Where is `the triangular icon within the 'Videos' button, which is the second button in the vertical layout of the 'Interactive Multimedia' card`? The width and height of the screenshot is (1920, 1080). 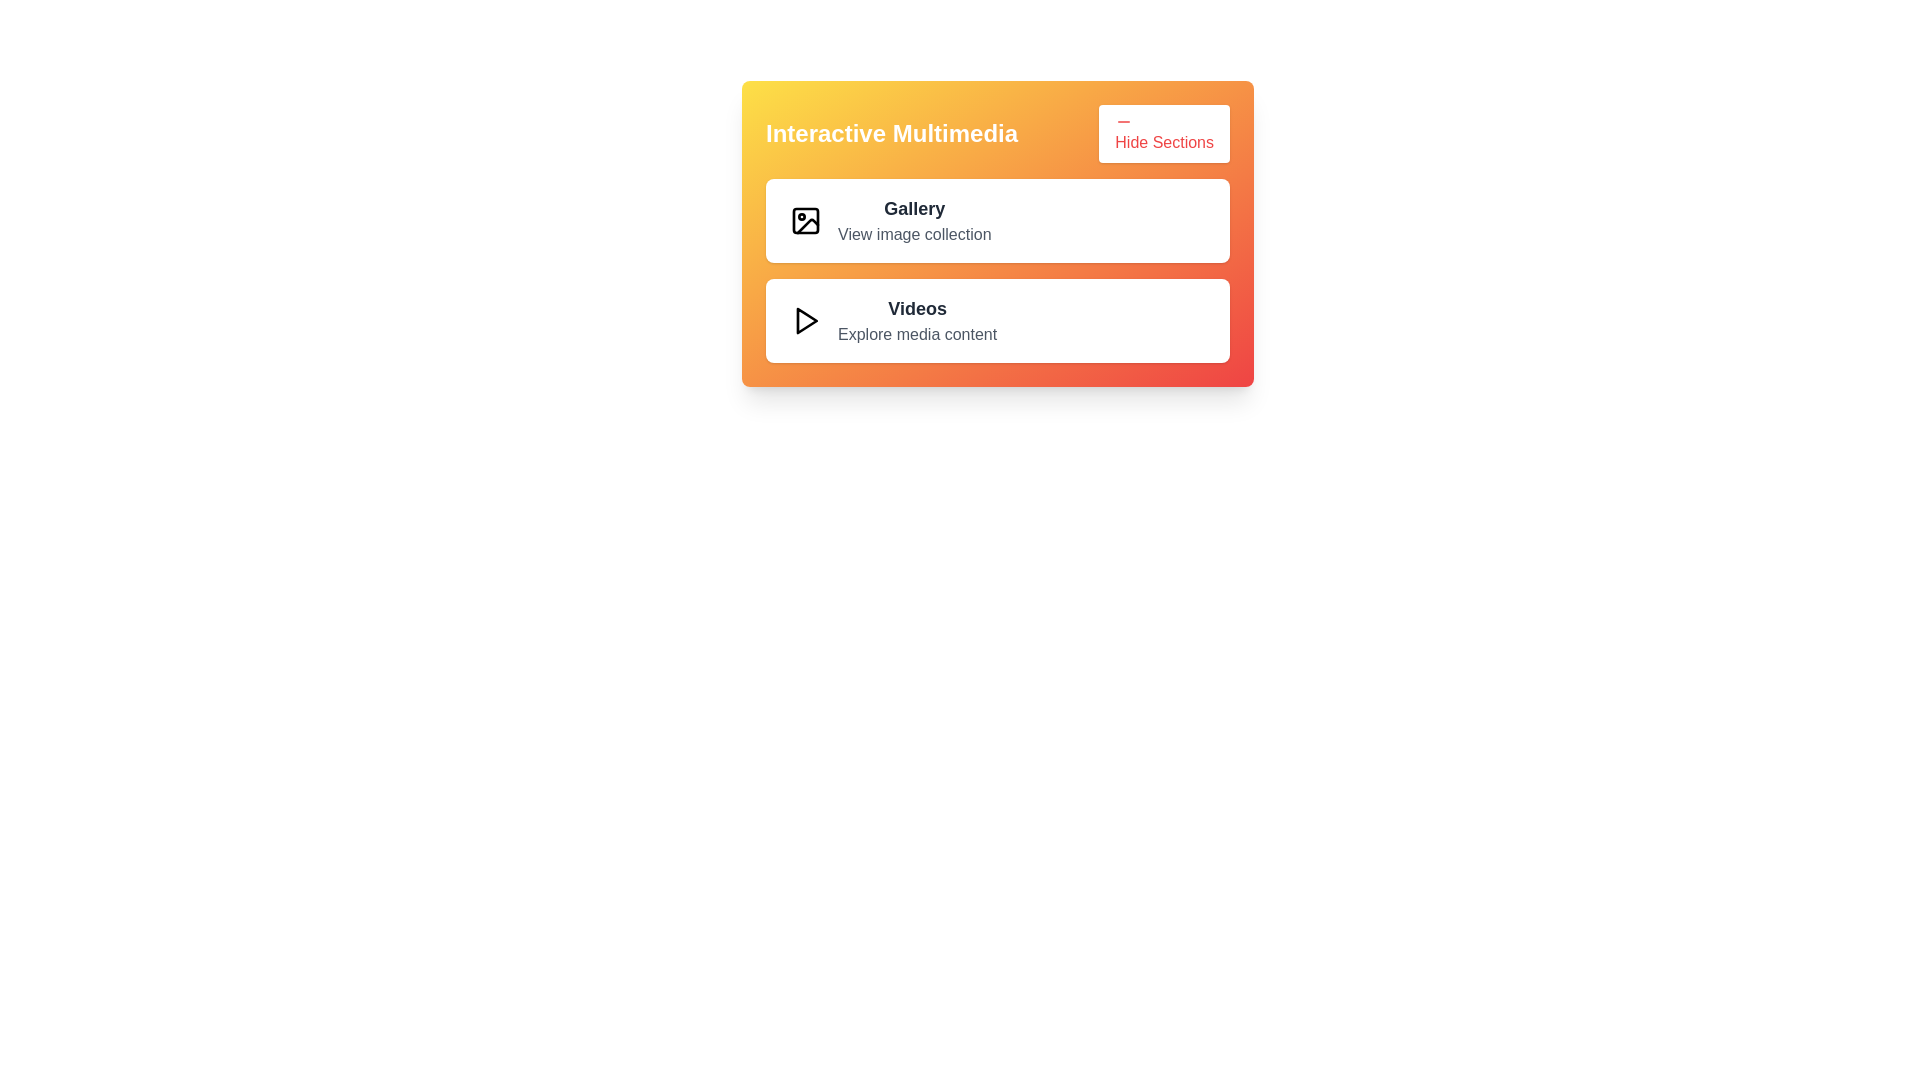 the triangular icon within the 'Videos' button, which is the second button in the vertical layout of the 'Interactive Multimedia' card is located at coordinates (807, 319).